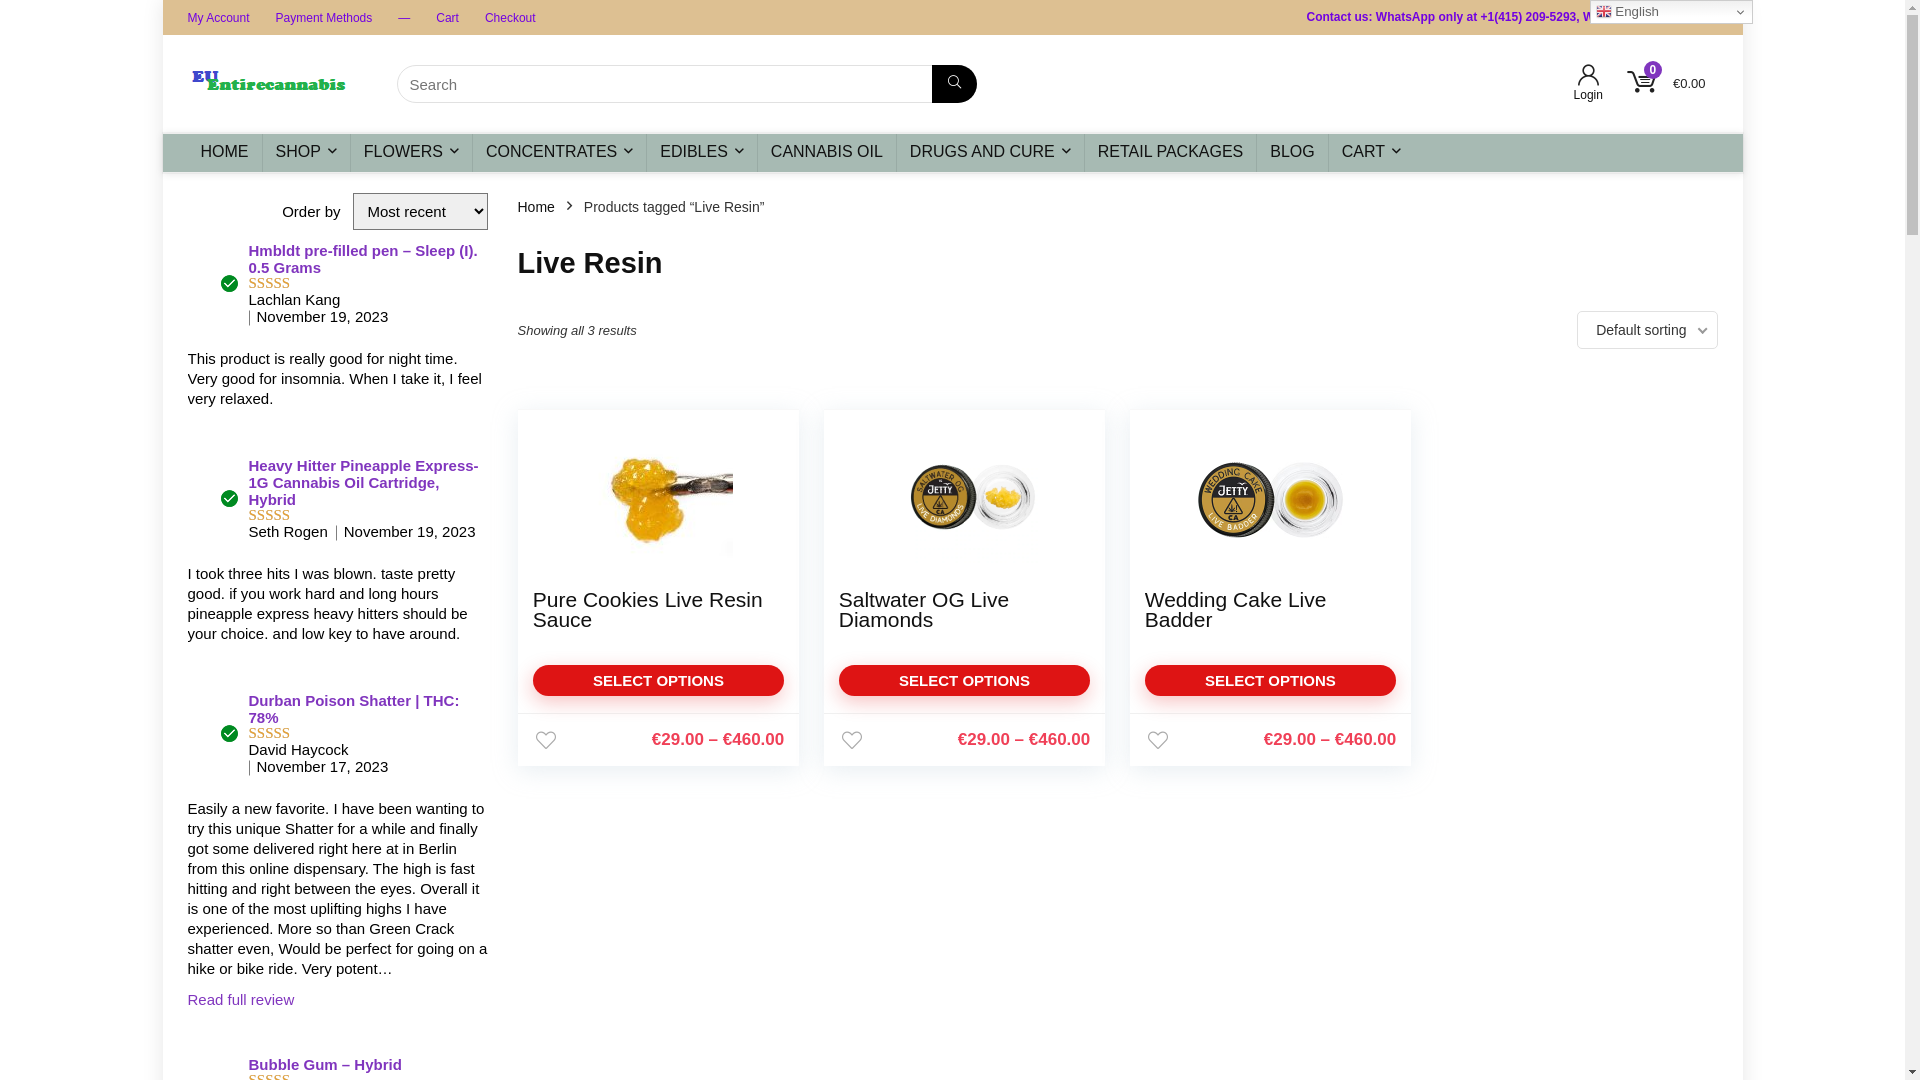  What do you see at coordinates (518, 207) in the screenshot?
I see `'Home'` at bounding box center [518, 207].